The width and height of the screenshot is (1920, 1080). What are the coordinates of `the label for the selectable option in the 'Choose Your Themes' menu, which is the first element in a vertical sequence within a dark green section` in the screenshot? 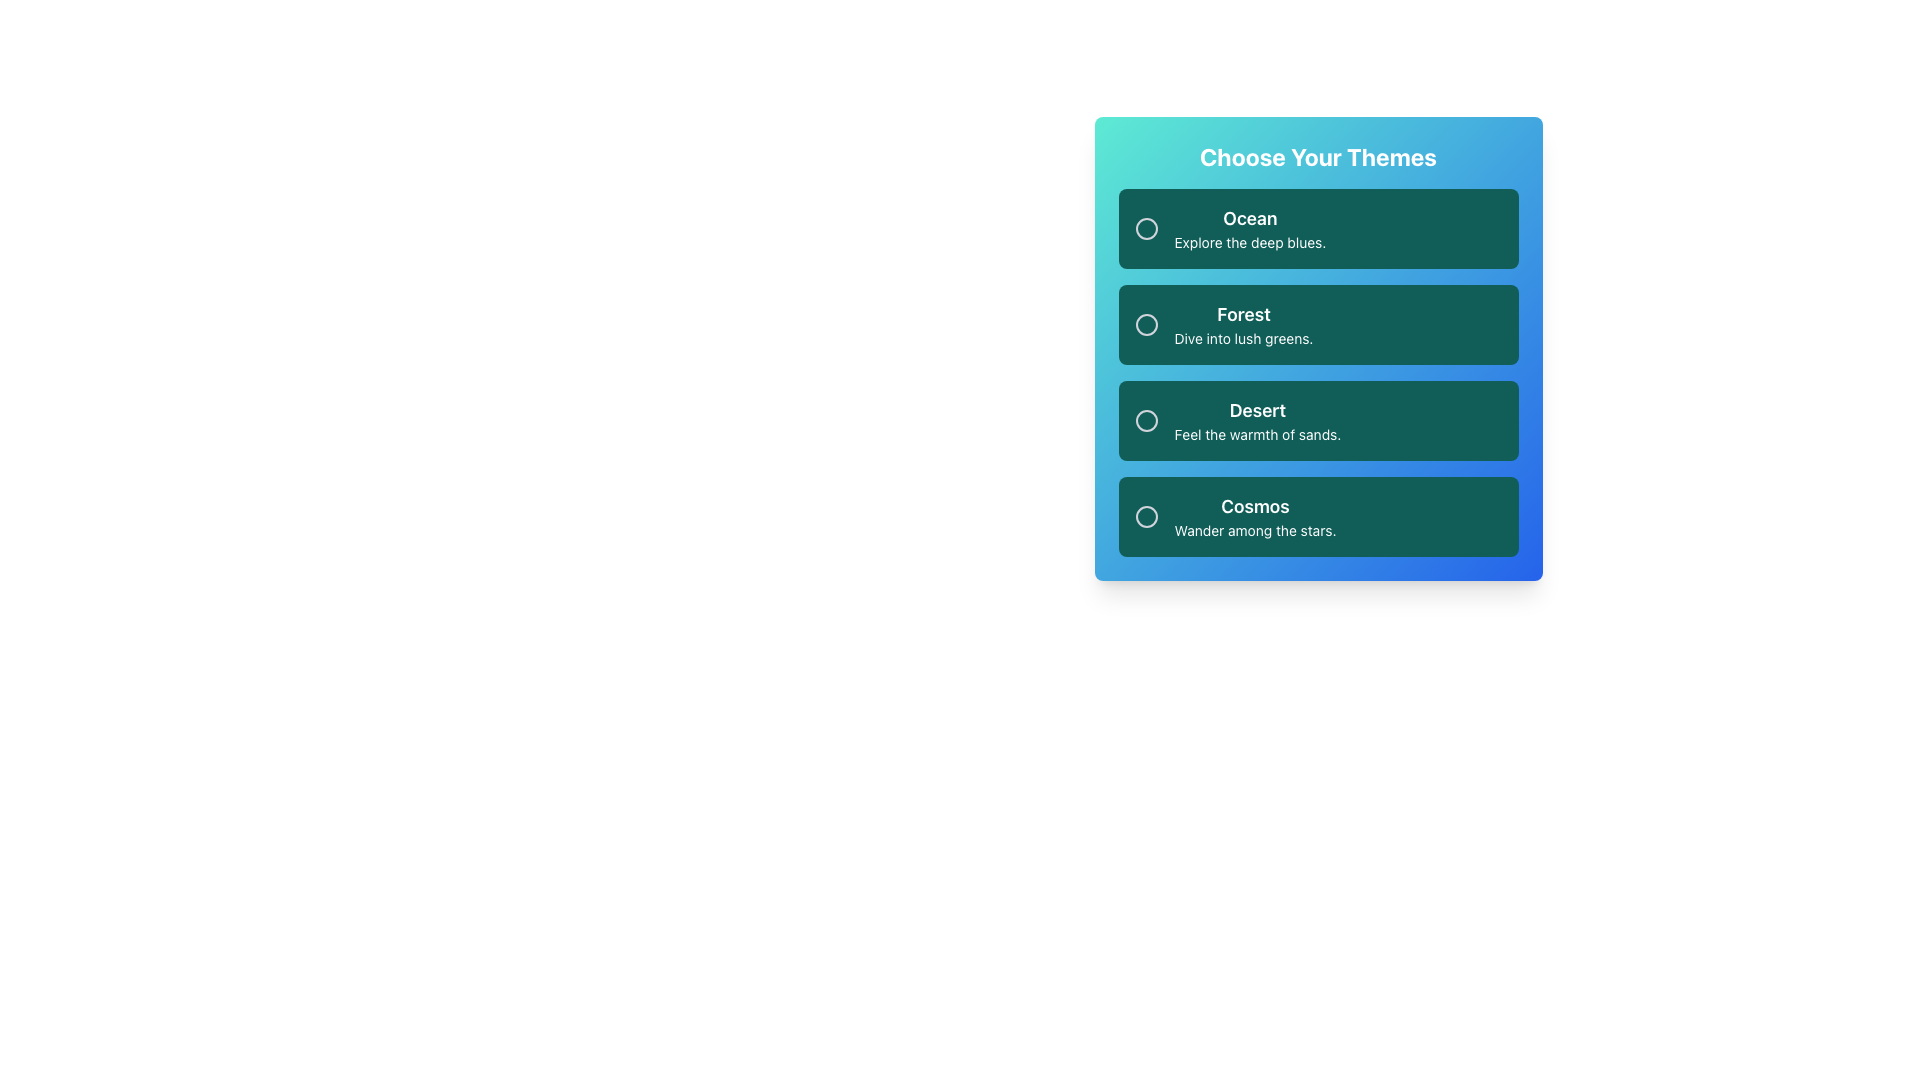 It's located at (1249, 219).